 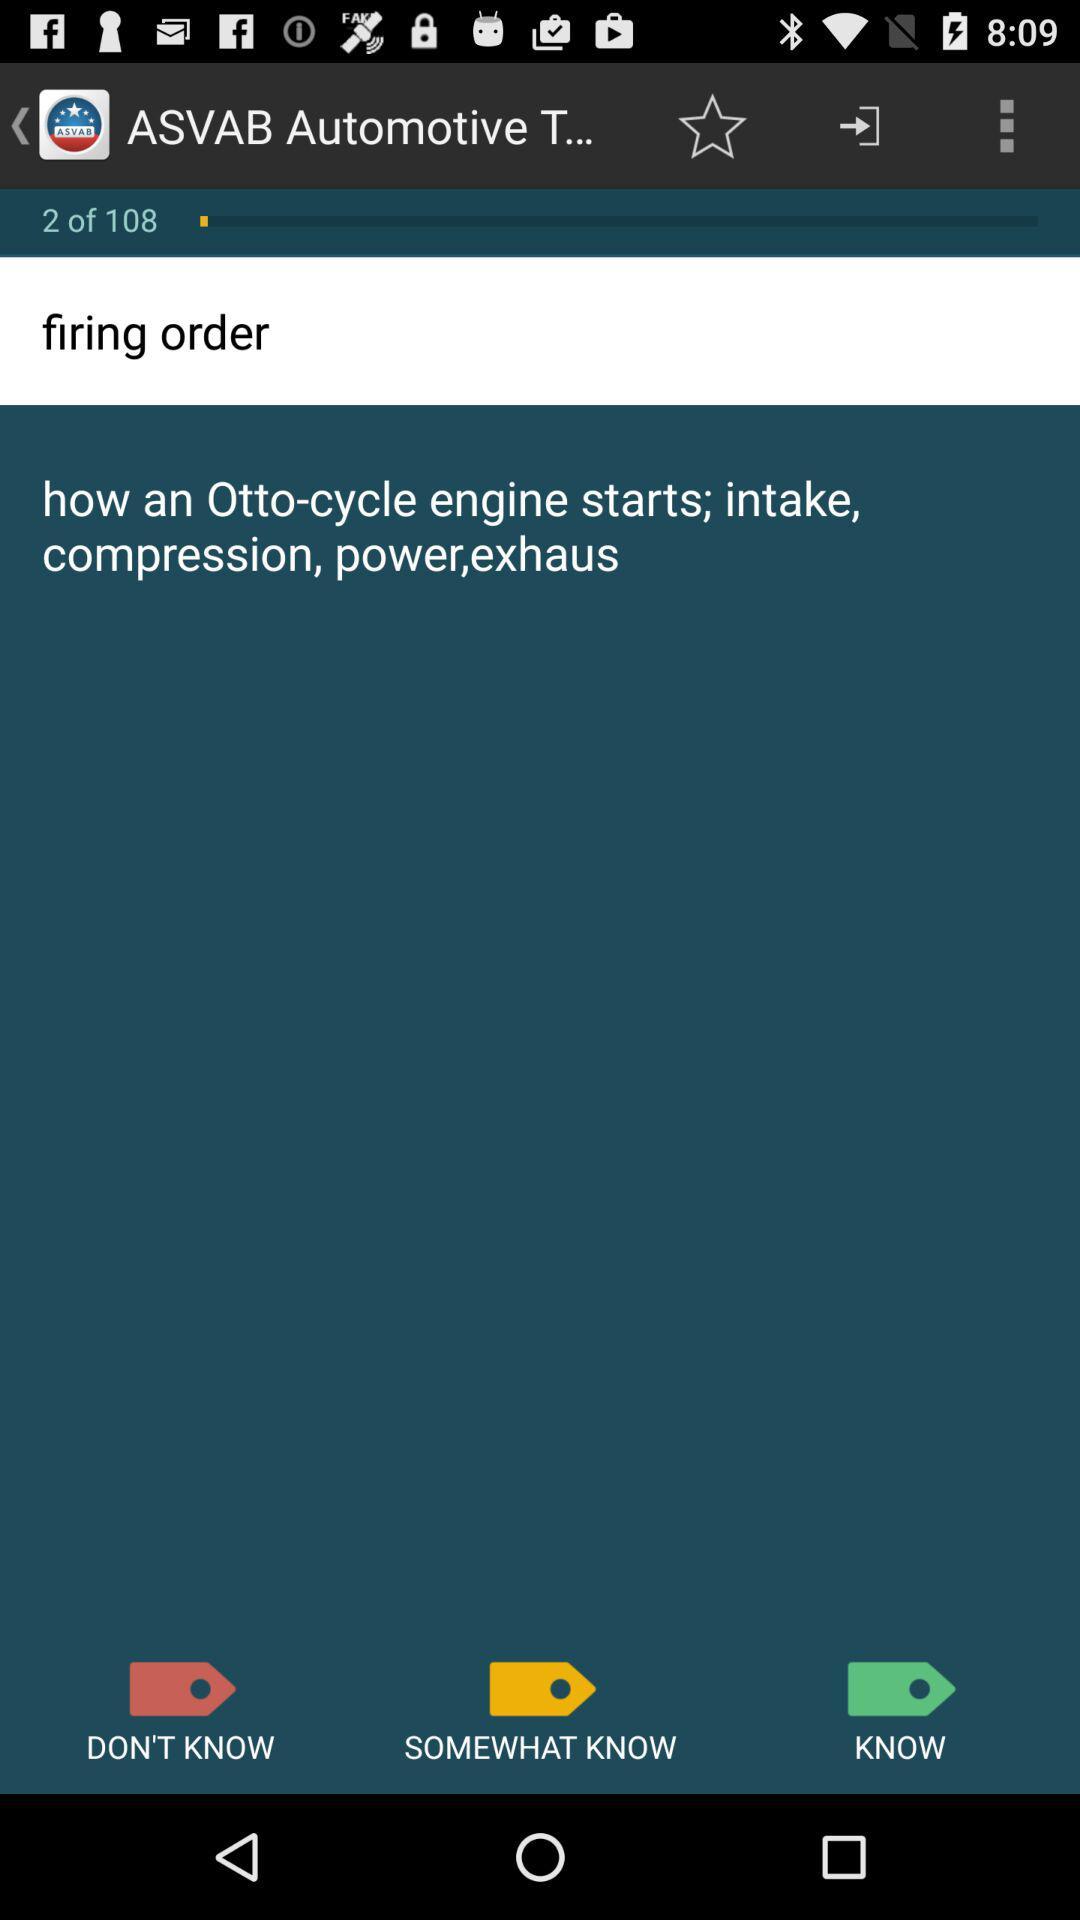 What do you see at coordinates (180, 1688) in the screenshot?
I see `the item below the how an otto` at bounding box center [180, 1688].